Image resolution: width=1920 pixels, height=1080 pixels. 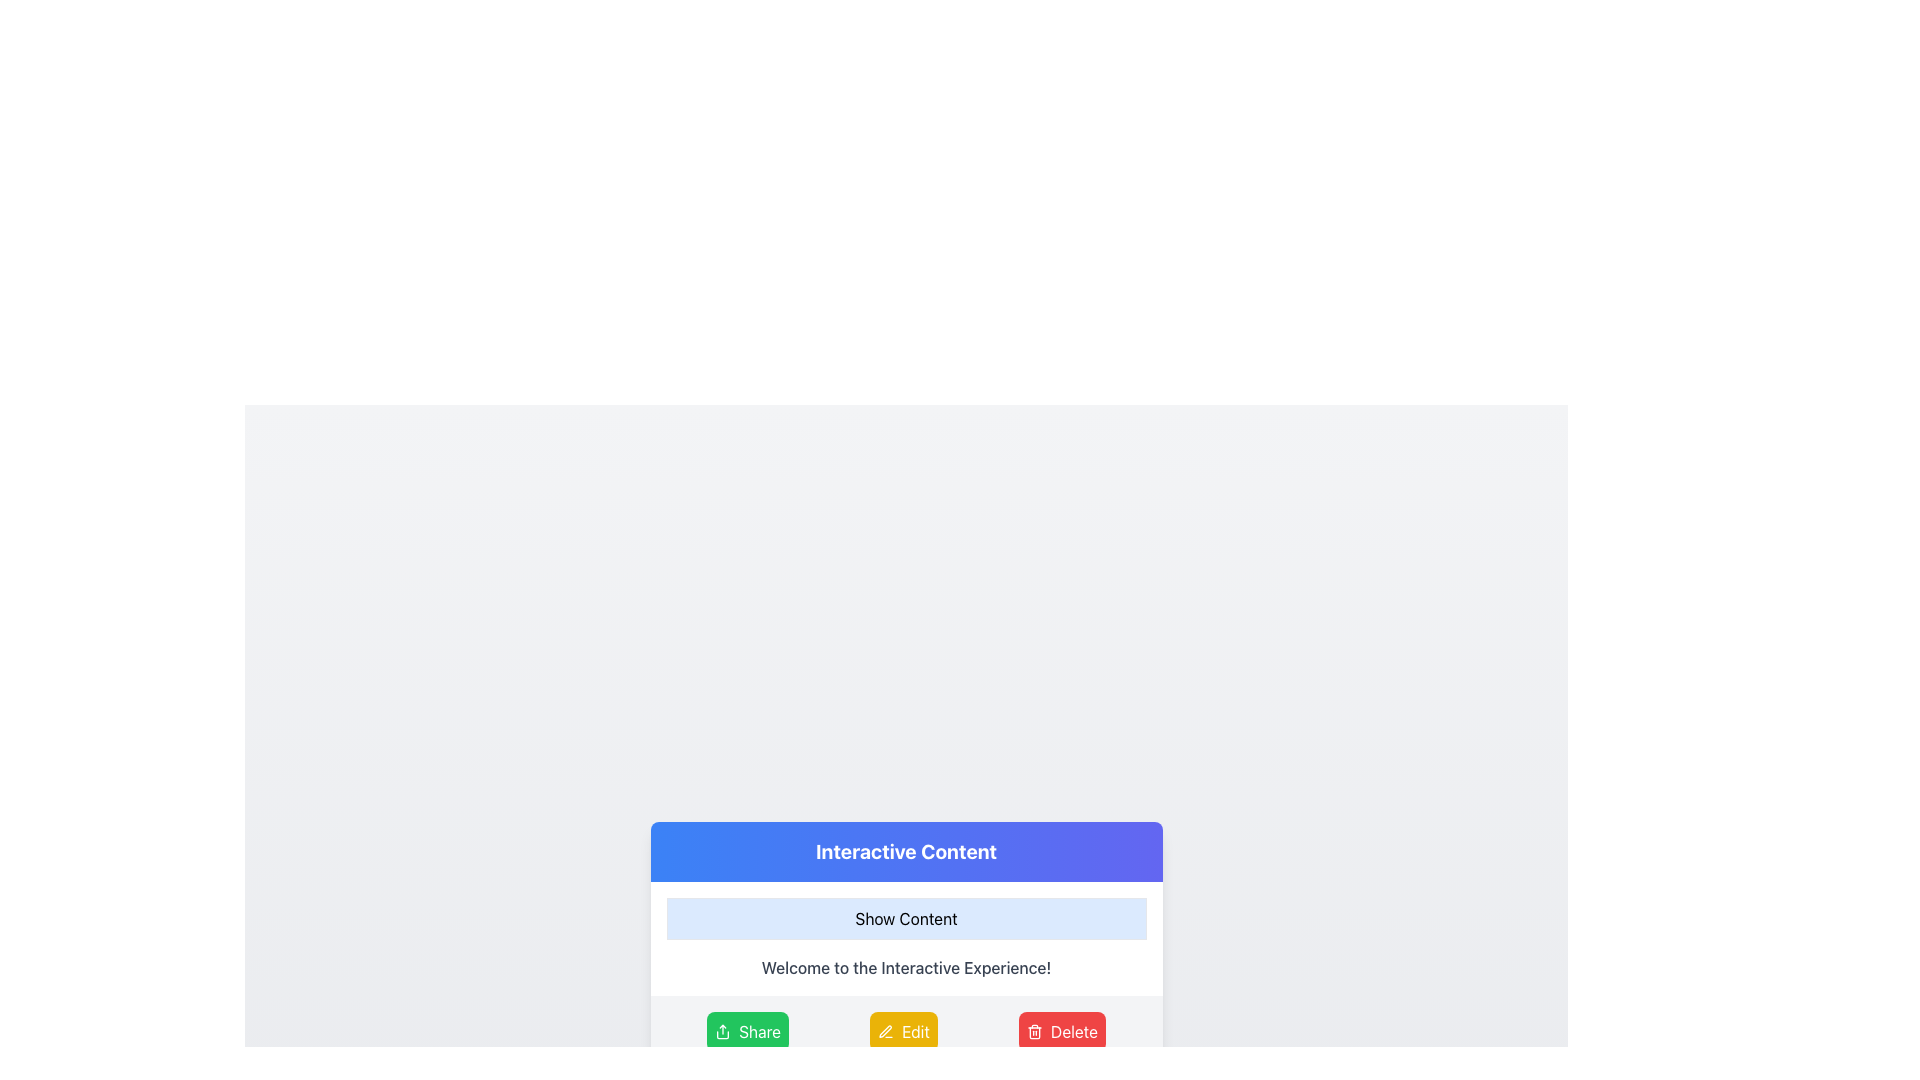 I want to click on the yellow 'Edit' button located in the bottom center of the interface, so click(x=915, y=1032).